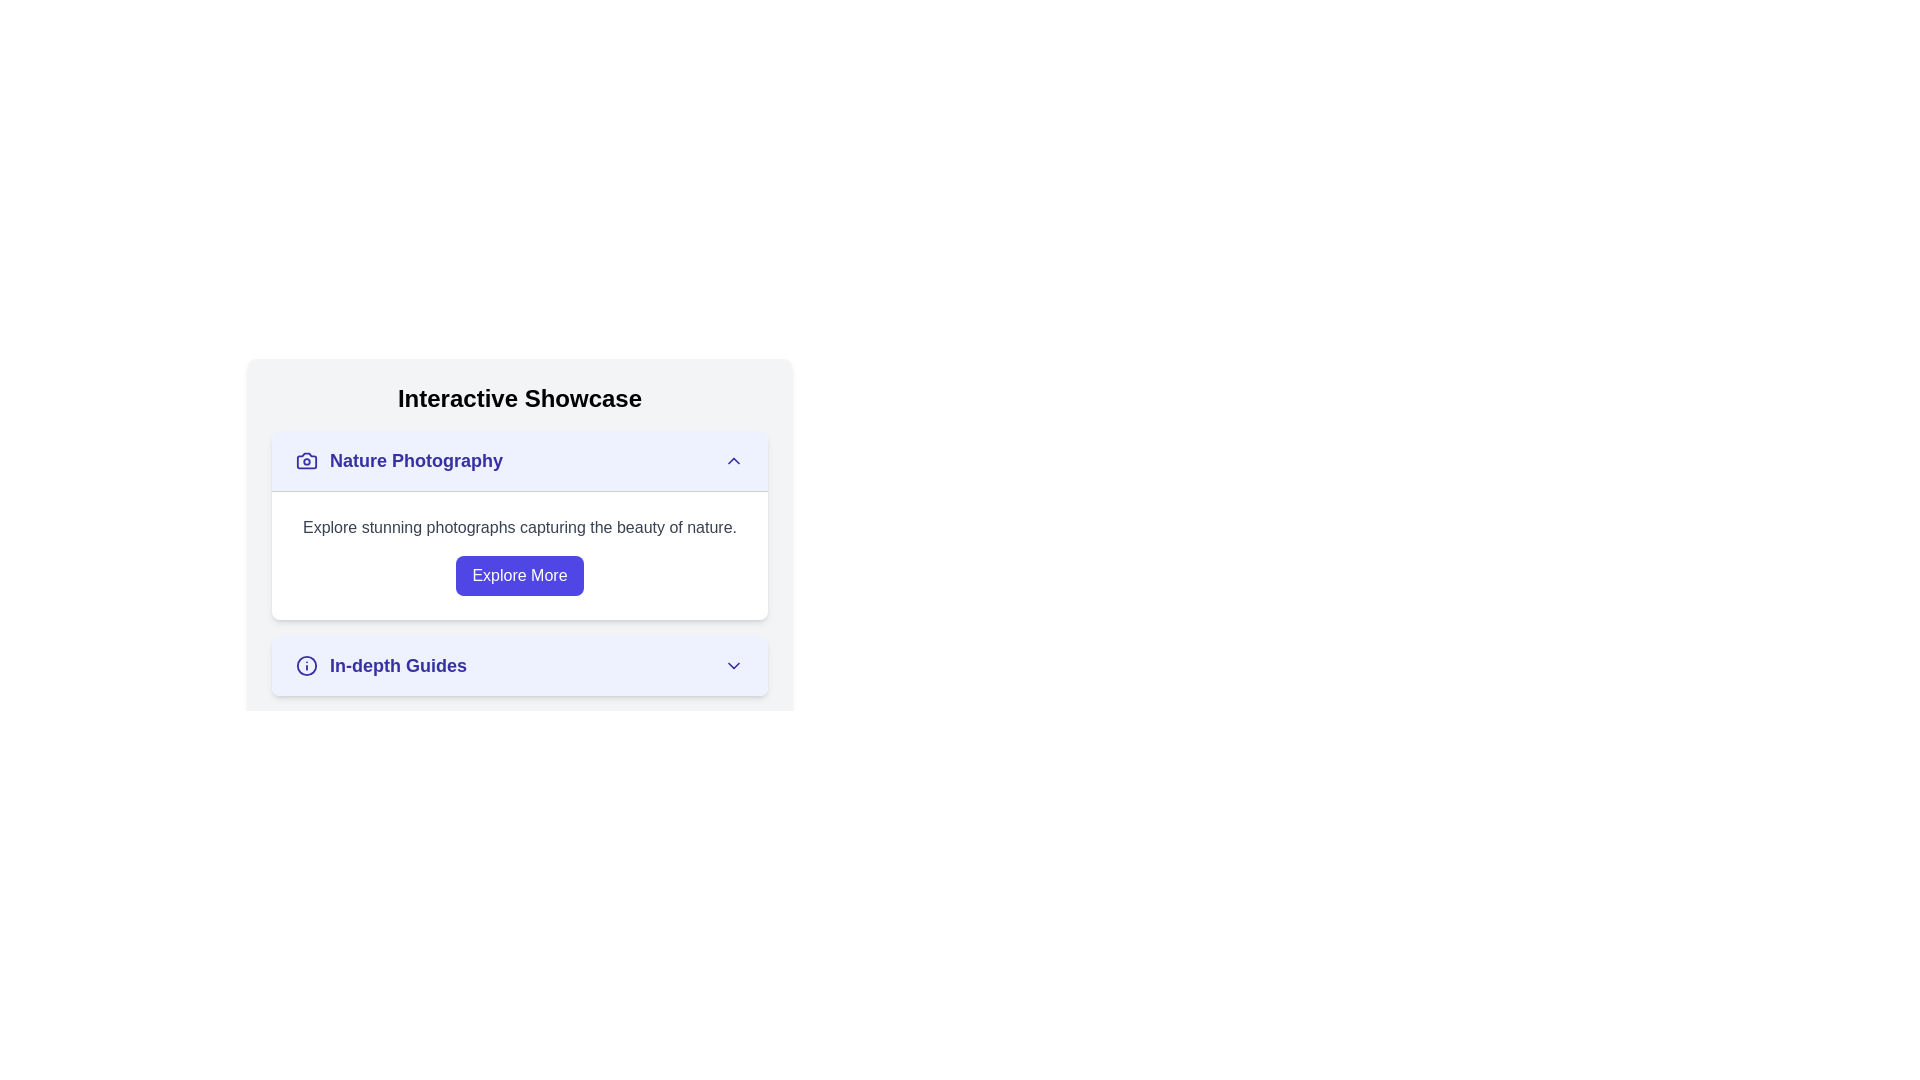 The image size is (1920, 1080). Describe the element at coordinates (381, 666) in the screenshot. I see `the label for in-depth guides, which is the second card in a vertical stack and includes a down-chevron icon` at that location.